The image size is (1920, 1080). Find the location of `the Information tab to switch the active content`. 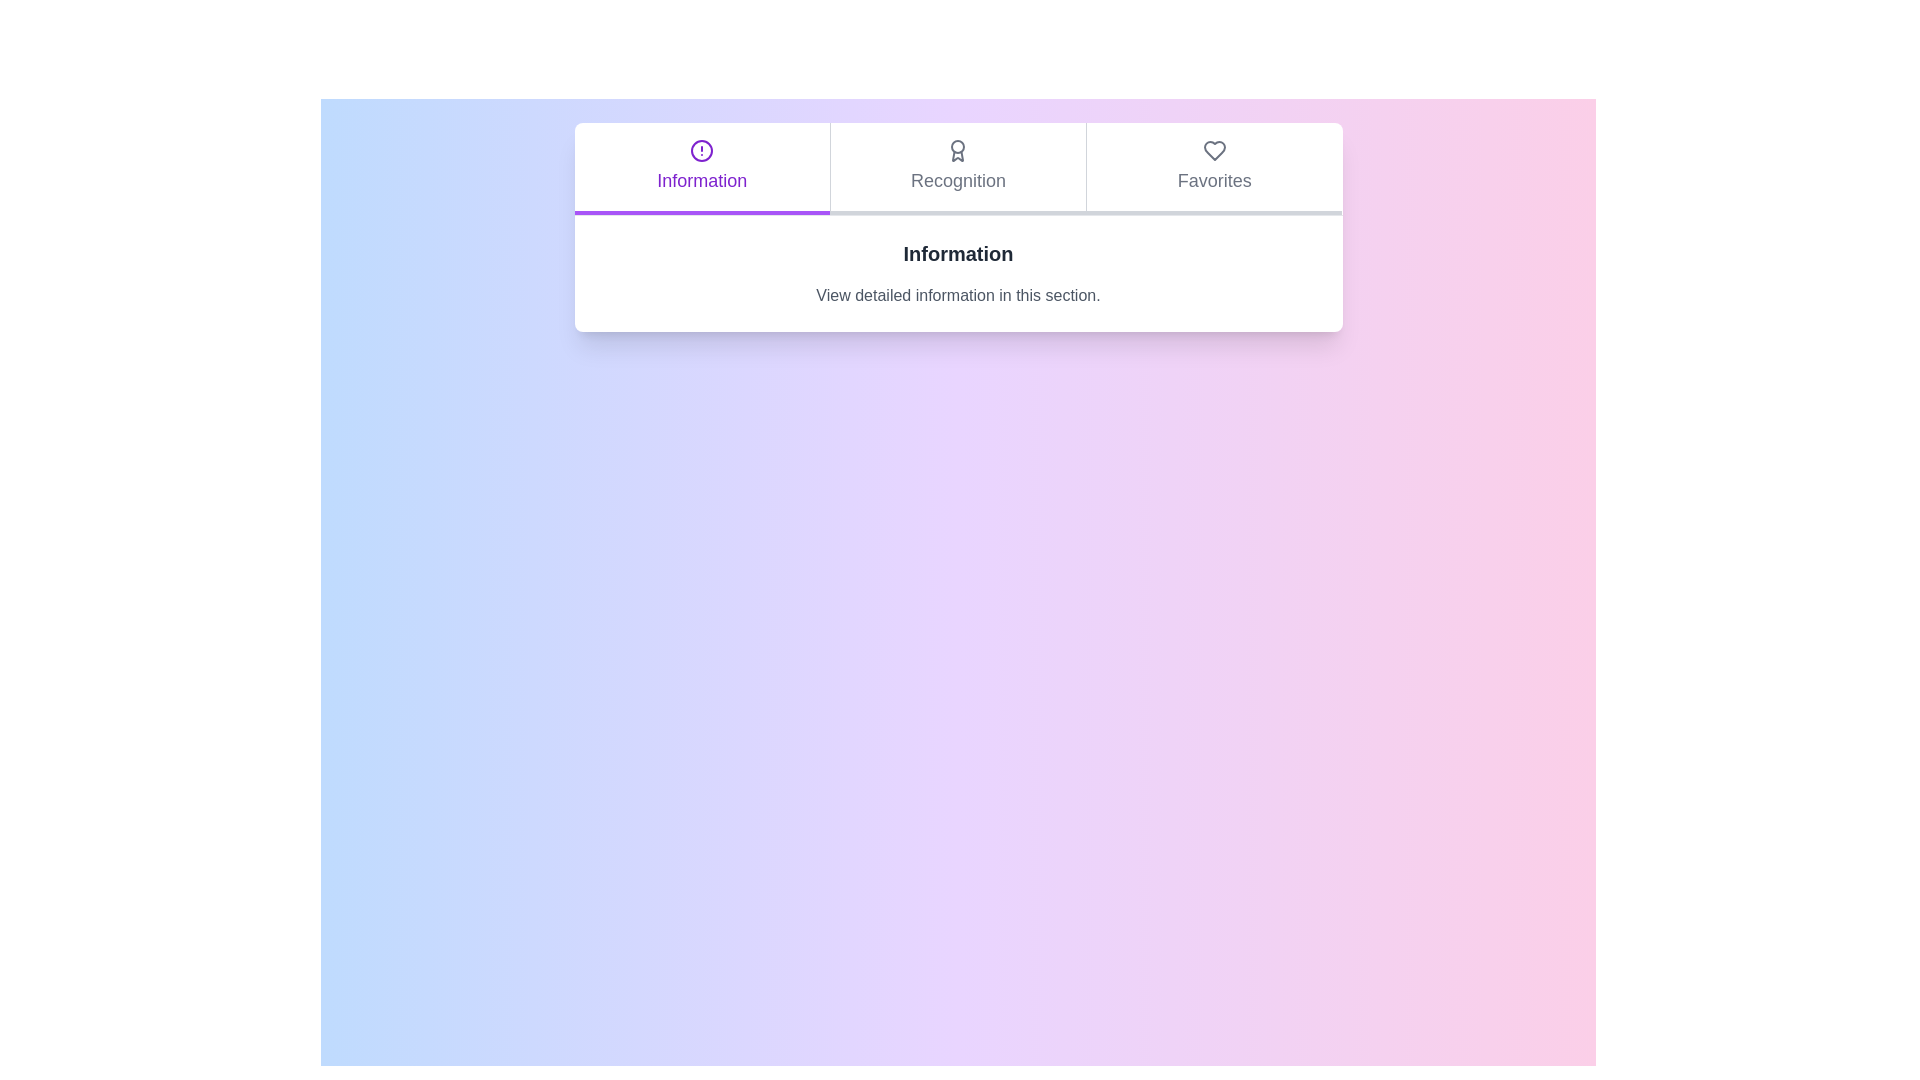

the Information tab to switch the active content is located at coordinates (701, 168).